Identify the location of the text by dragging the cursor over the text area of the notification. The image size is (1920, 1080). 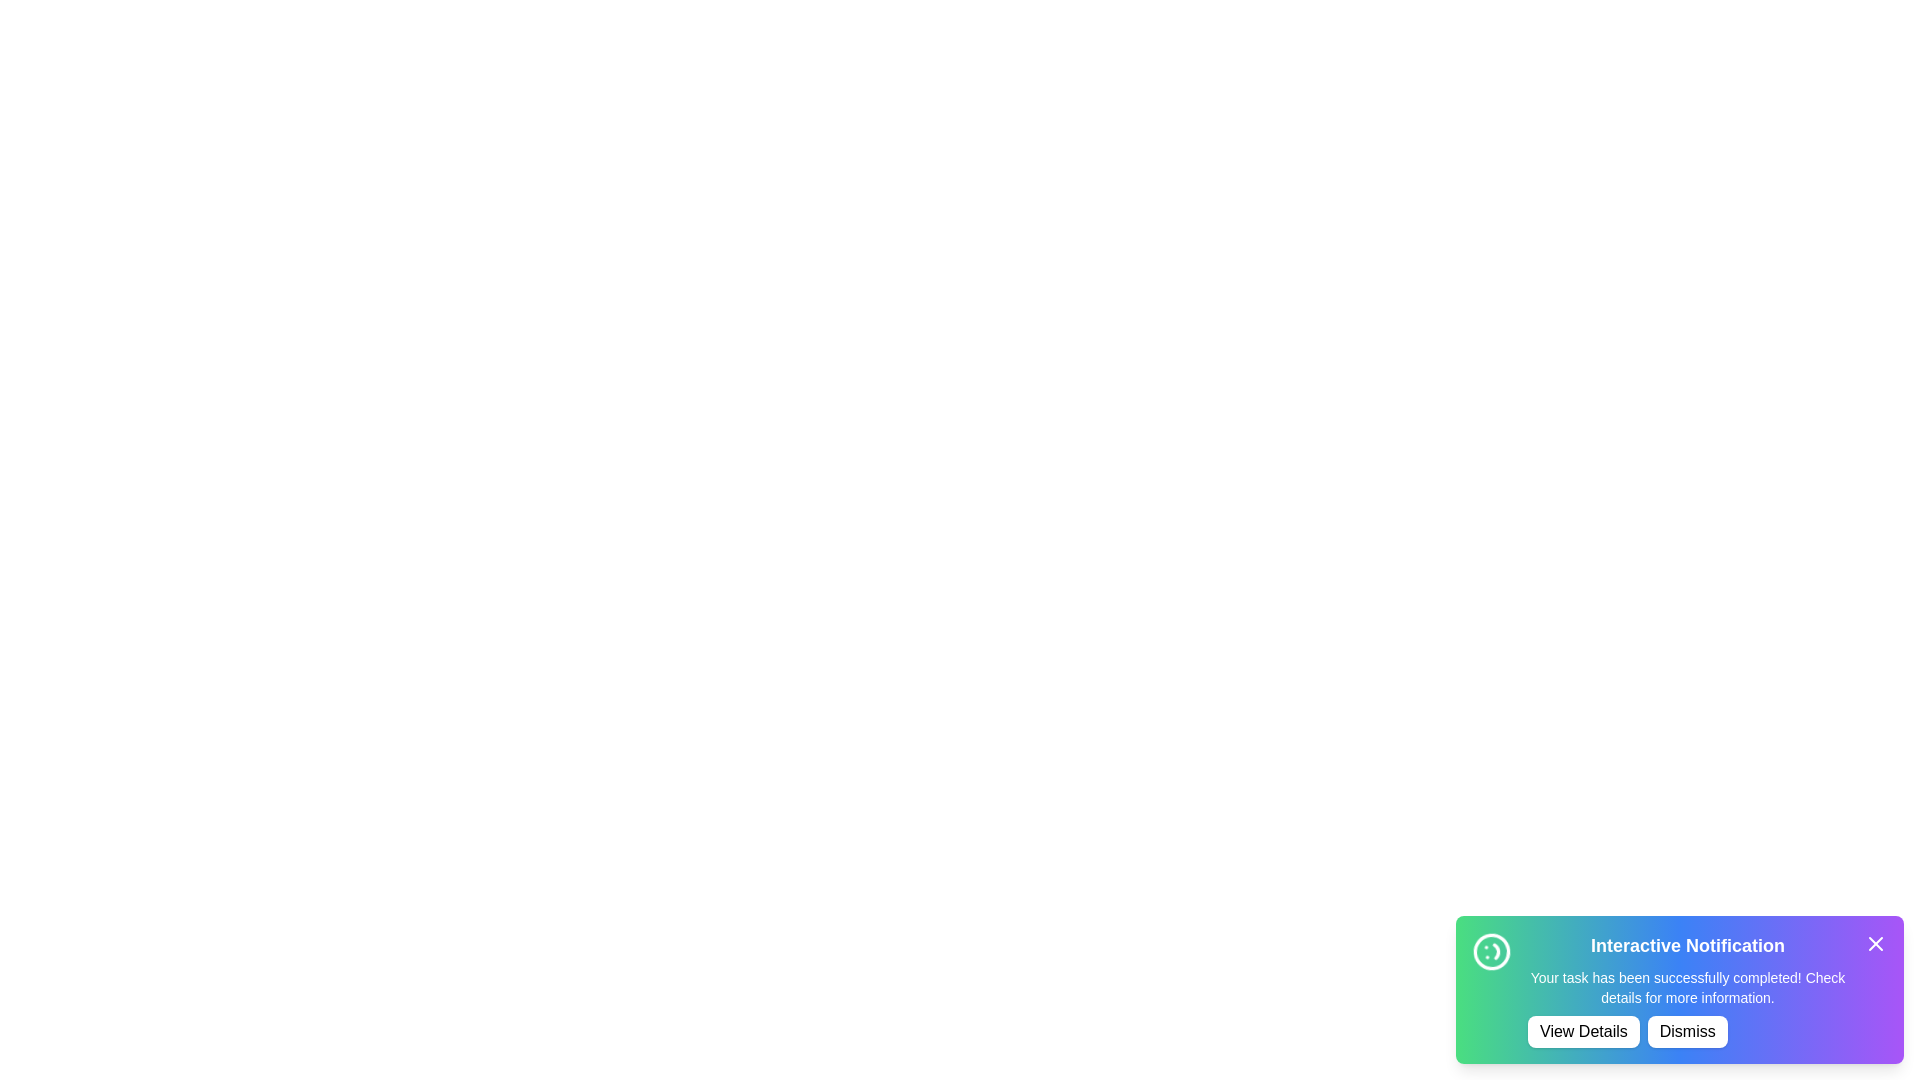
(1526, 932).